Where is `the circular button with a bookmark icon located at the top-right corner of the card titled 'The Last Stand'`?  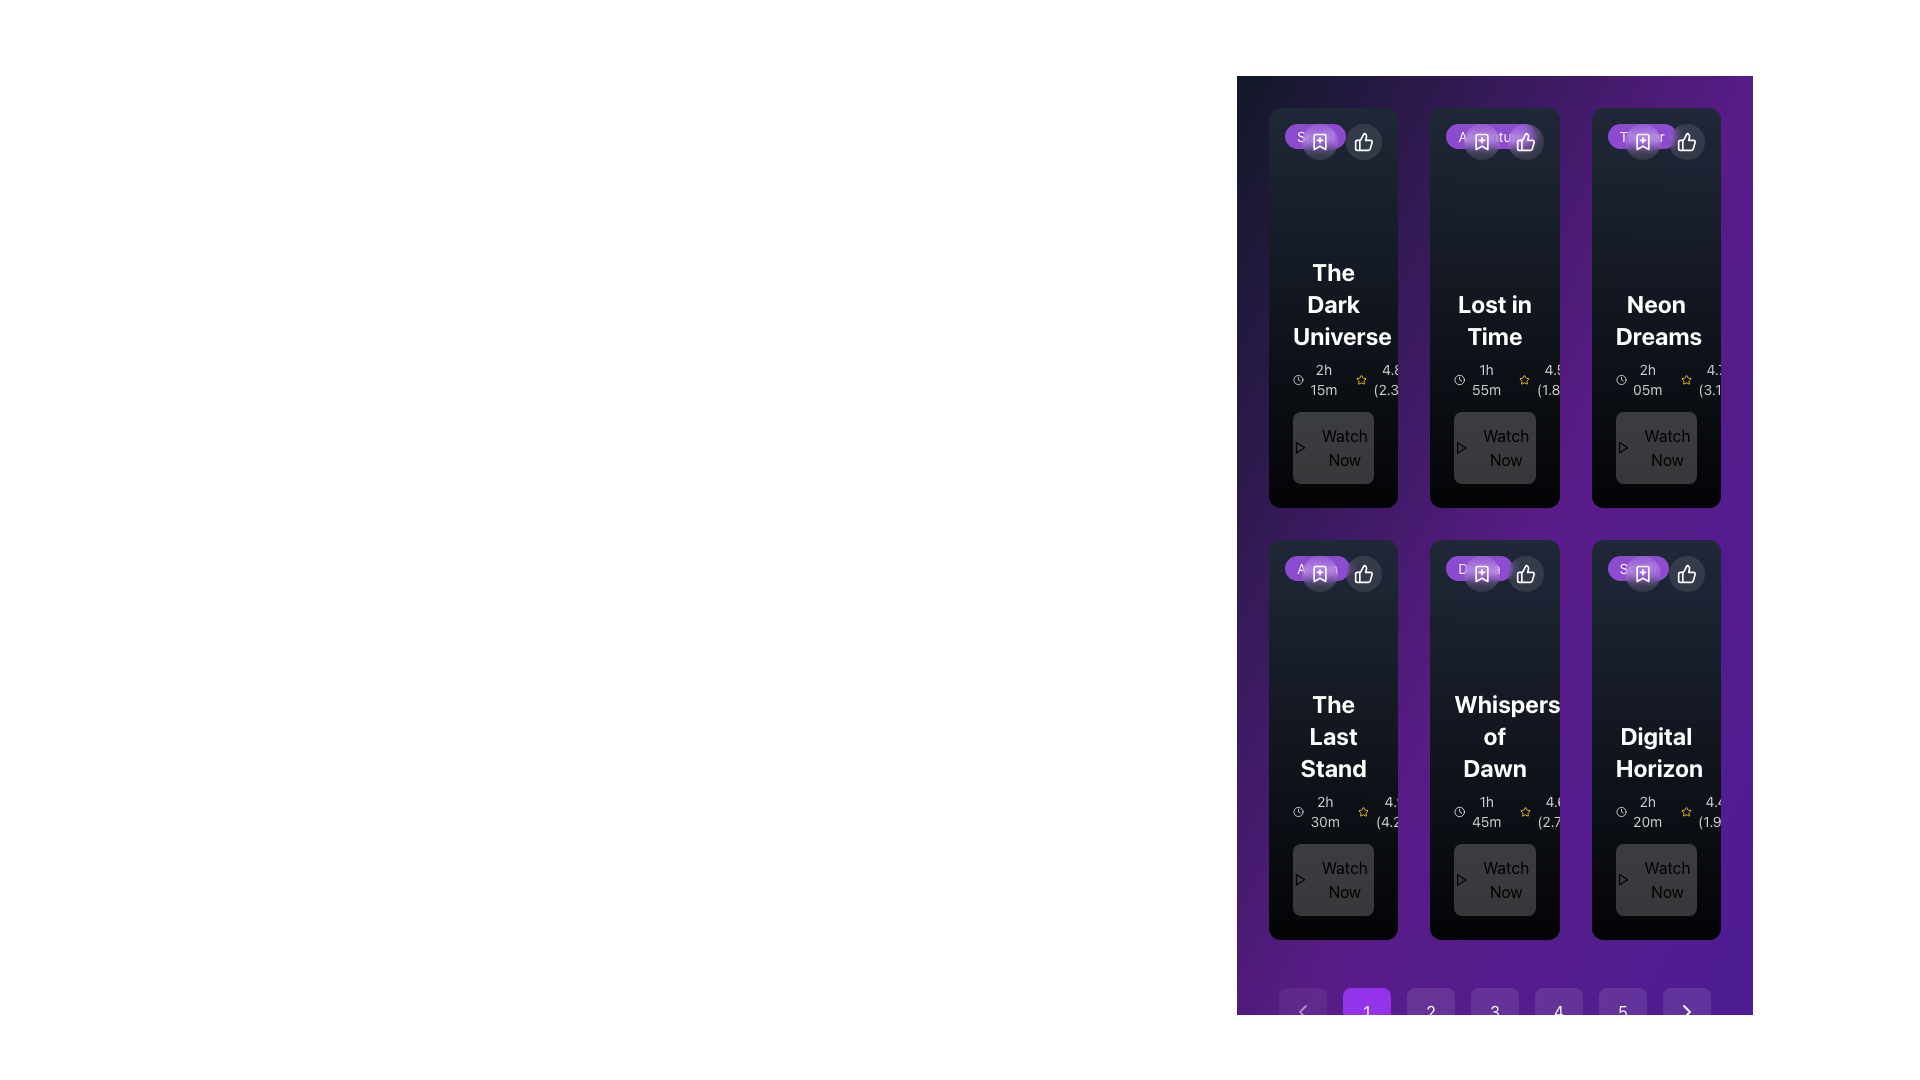 the circular button with a bookmark icon located at the top-right corner of the card titled 'The Last Stand' is located at coordinates (1342, 574).